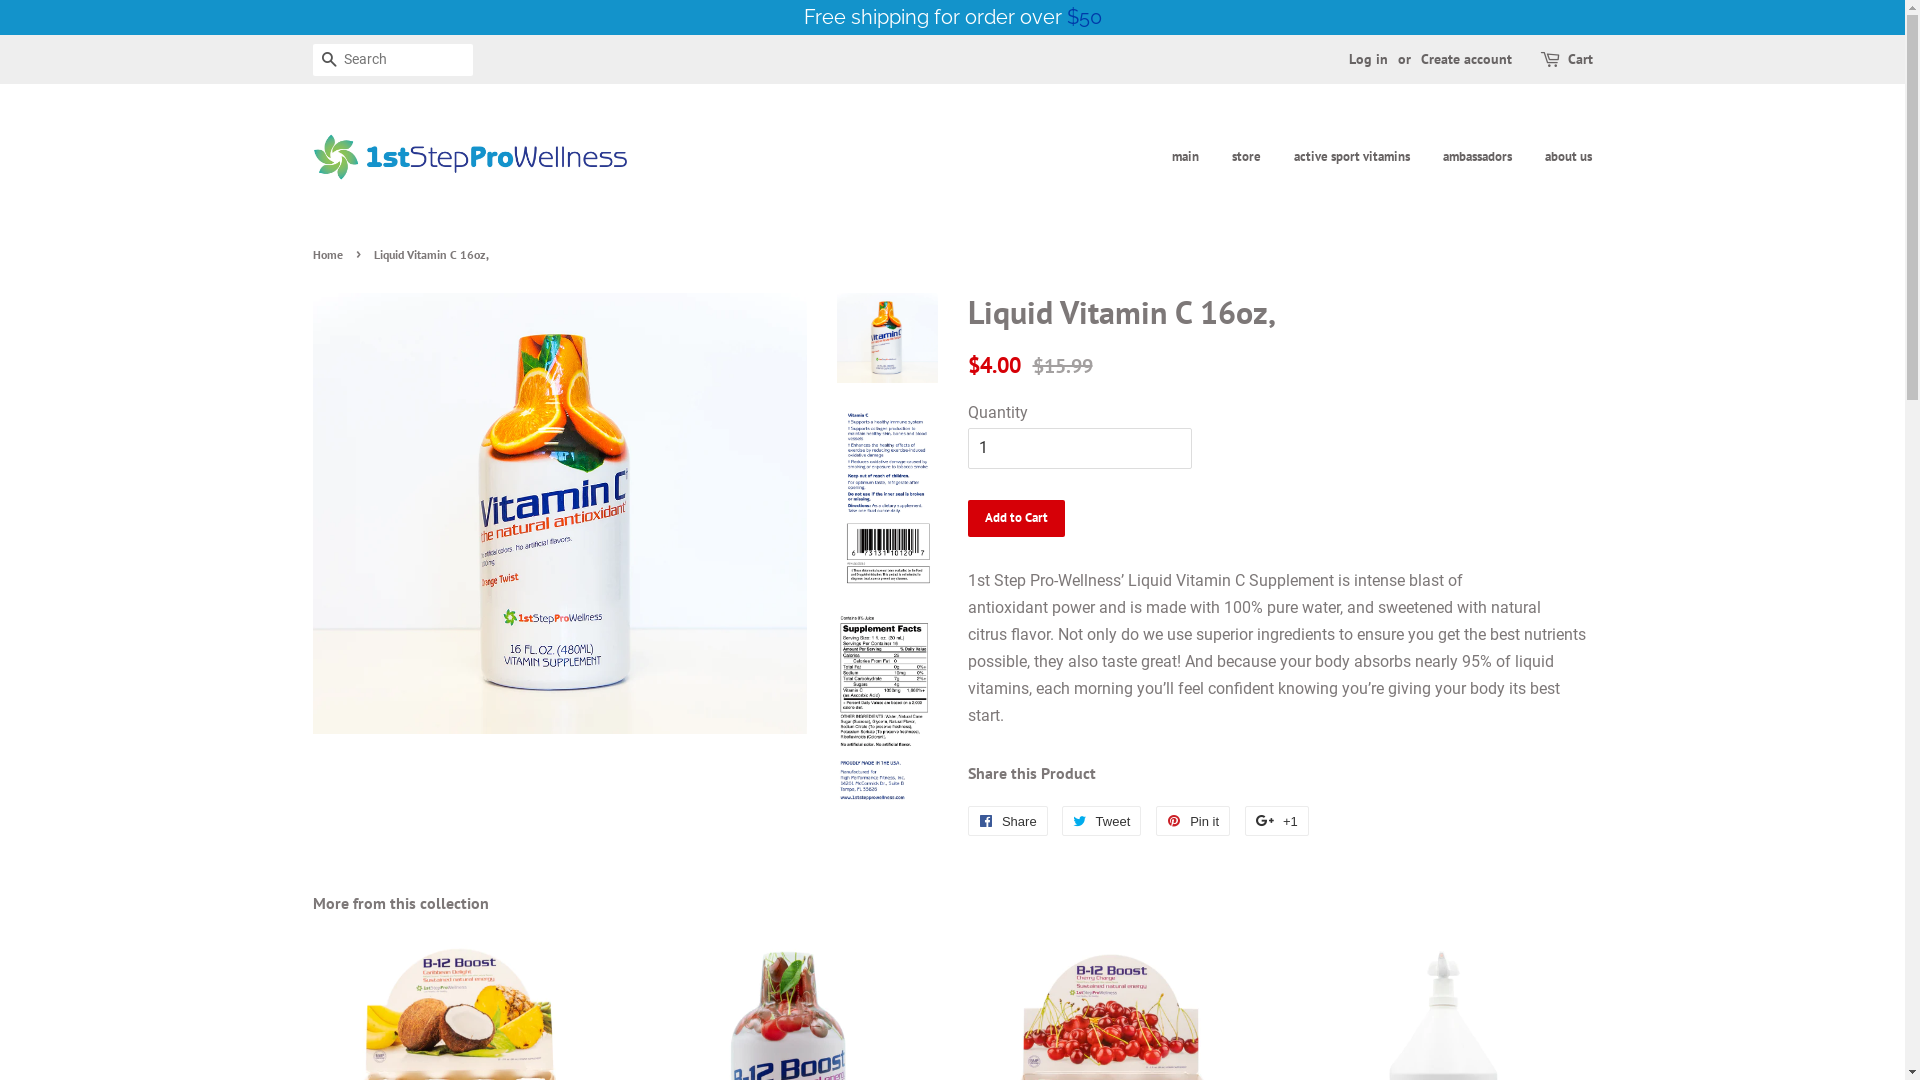 The image size is (1920, 1080). Describe the element at coordinates (327, 59) in the screenshot. I see `'Search'` at that location.